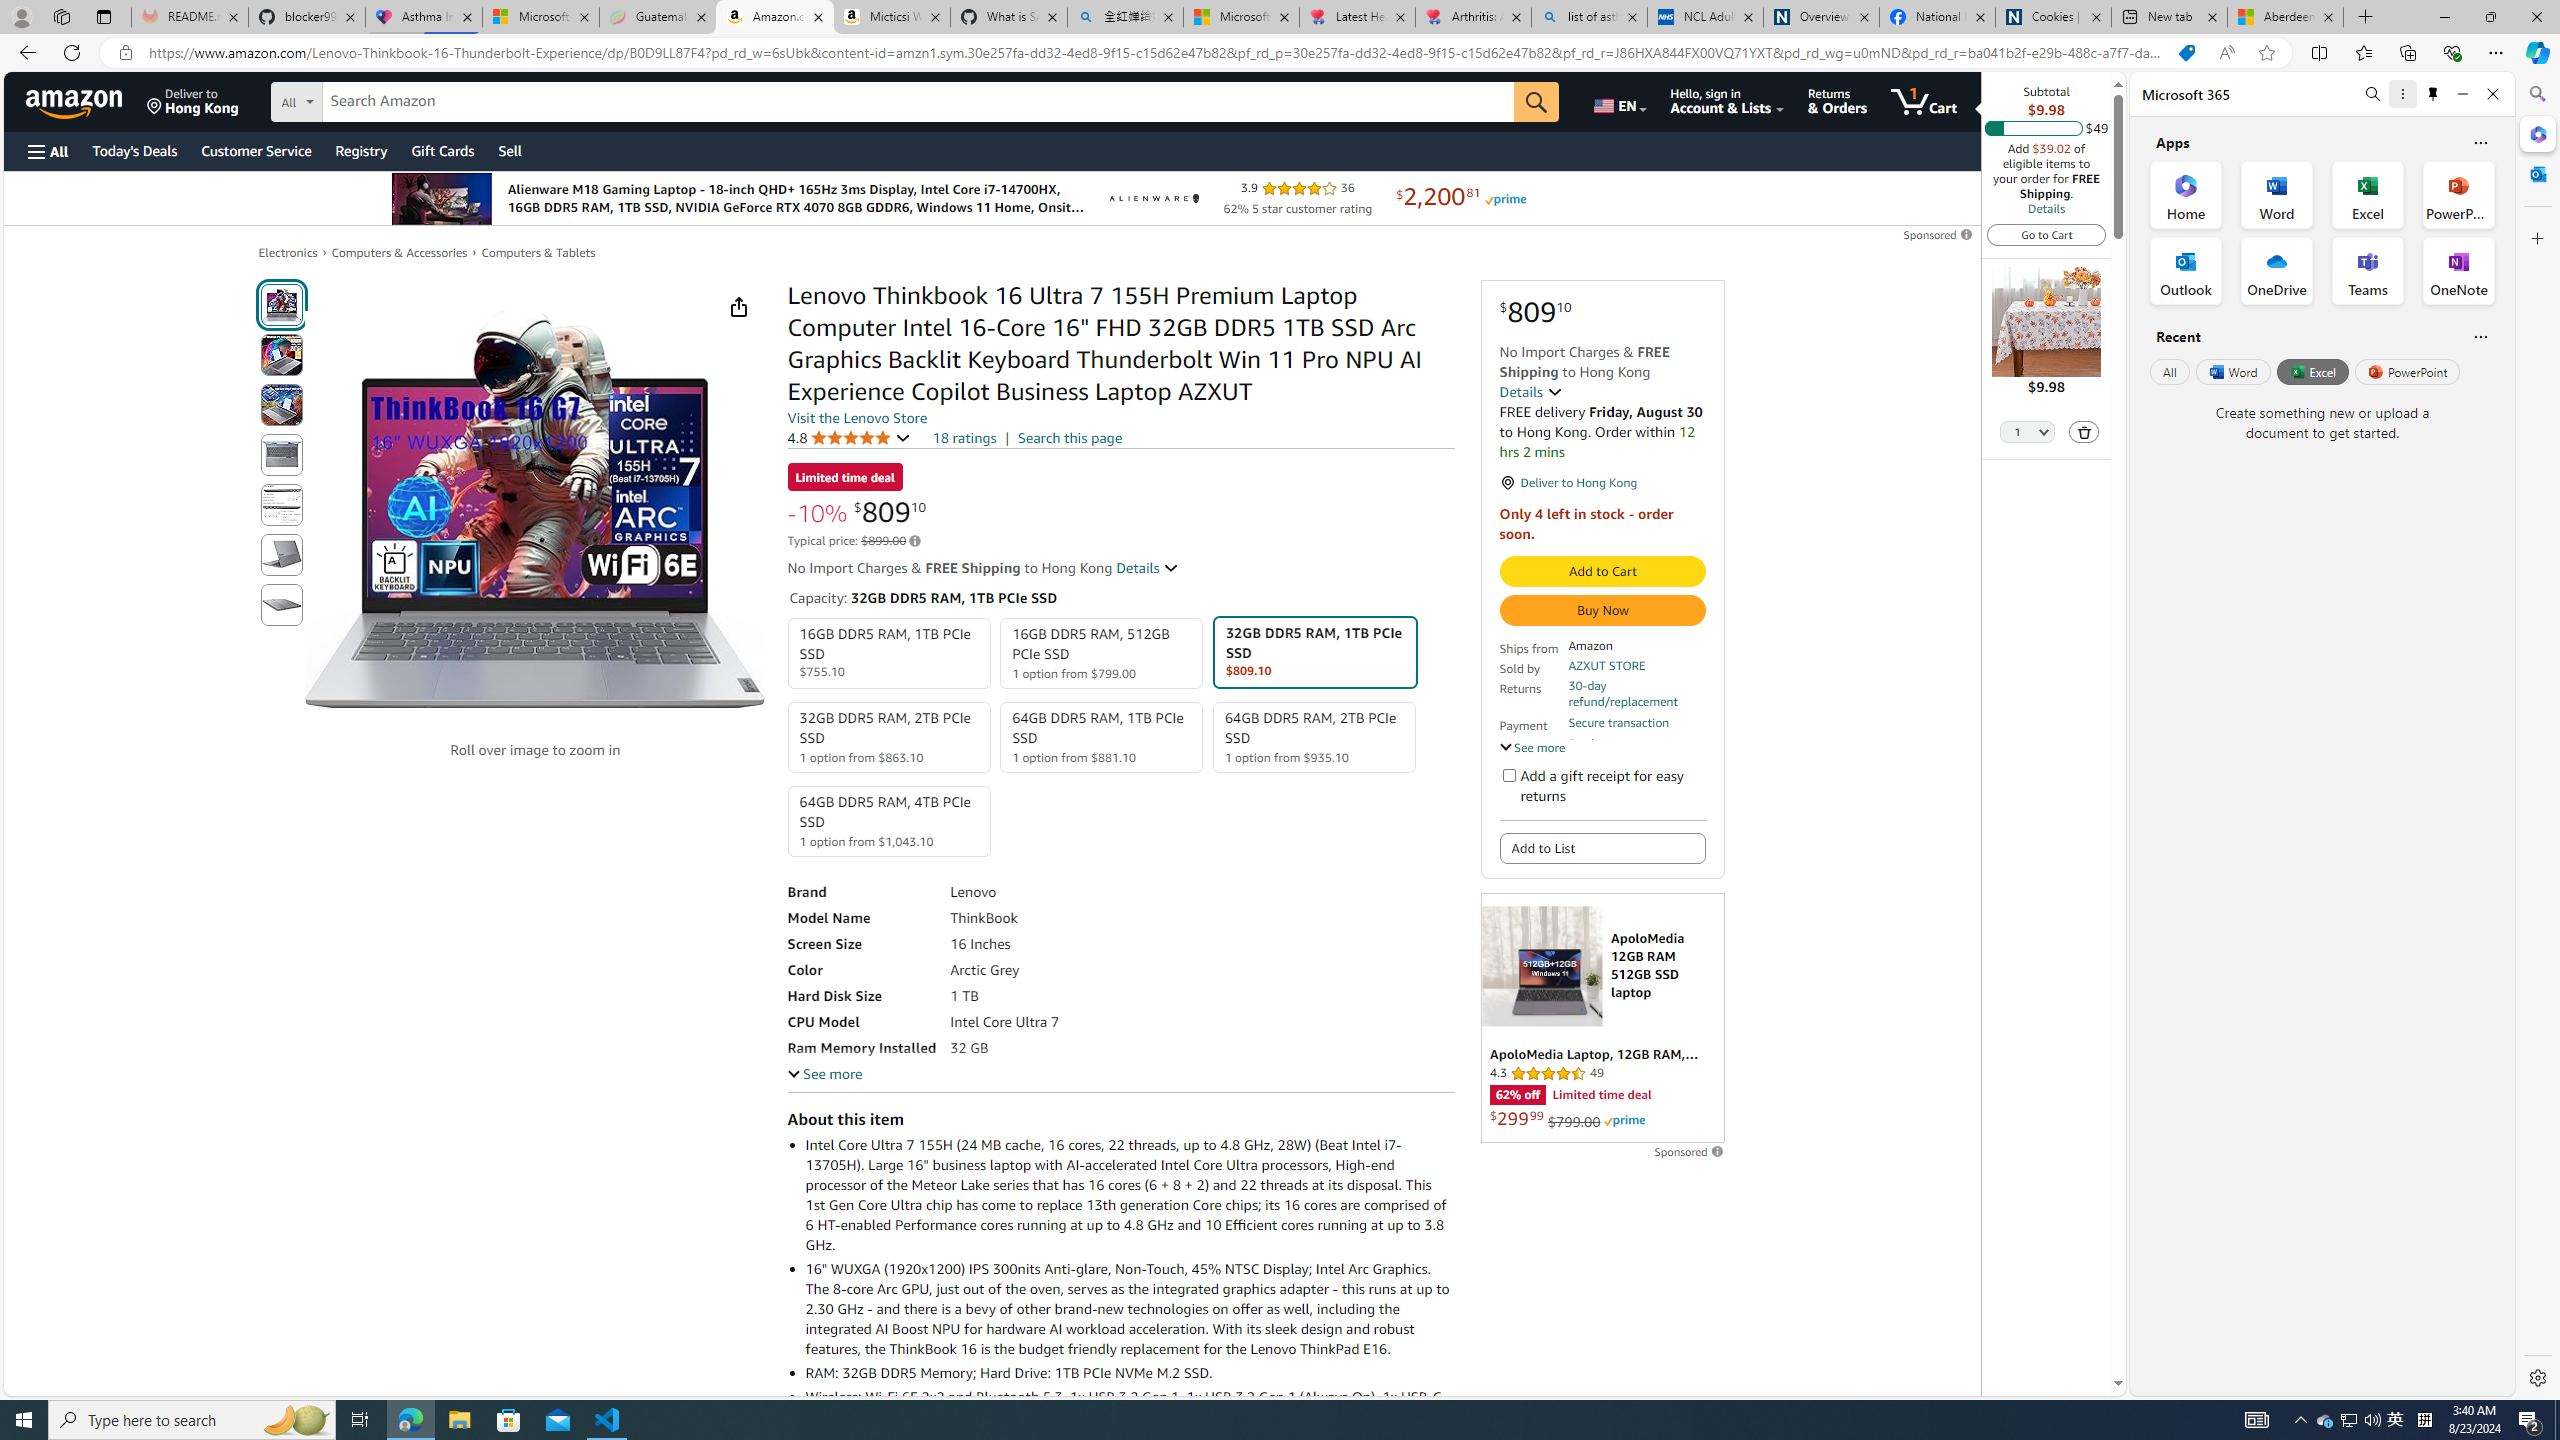 This screenshot has height=1440, width=2560. I want to click on 'Buy Now', so click(1602, 609).